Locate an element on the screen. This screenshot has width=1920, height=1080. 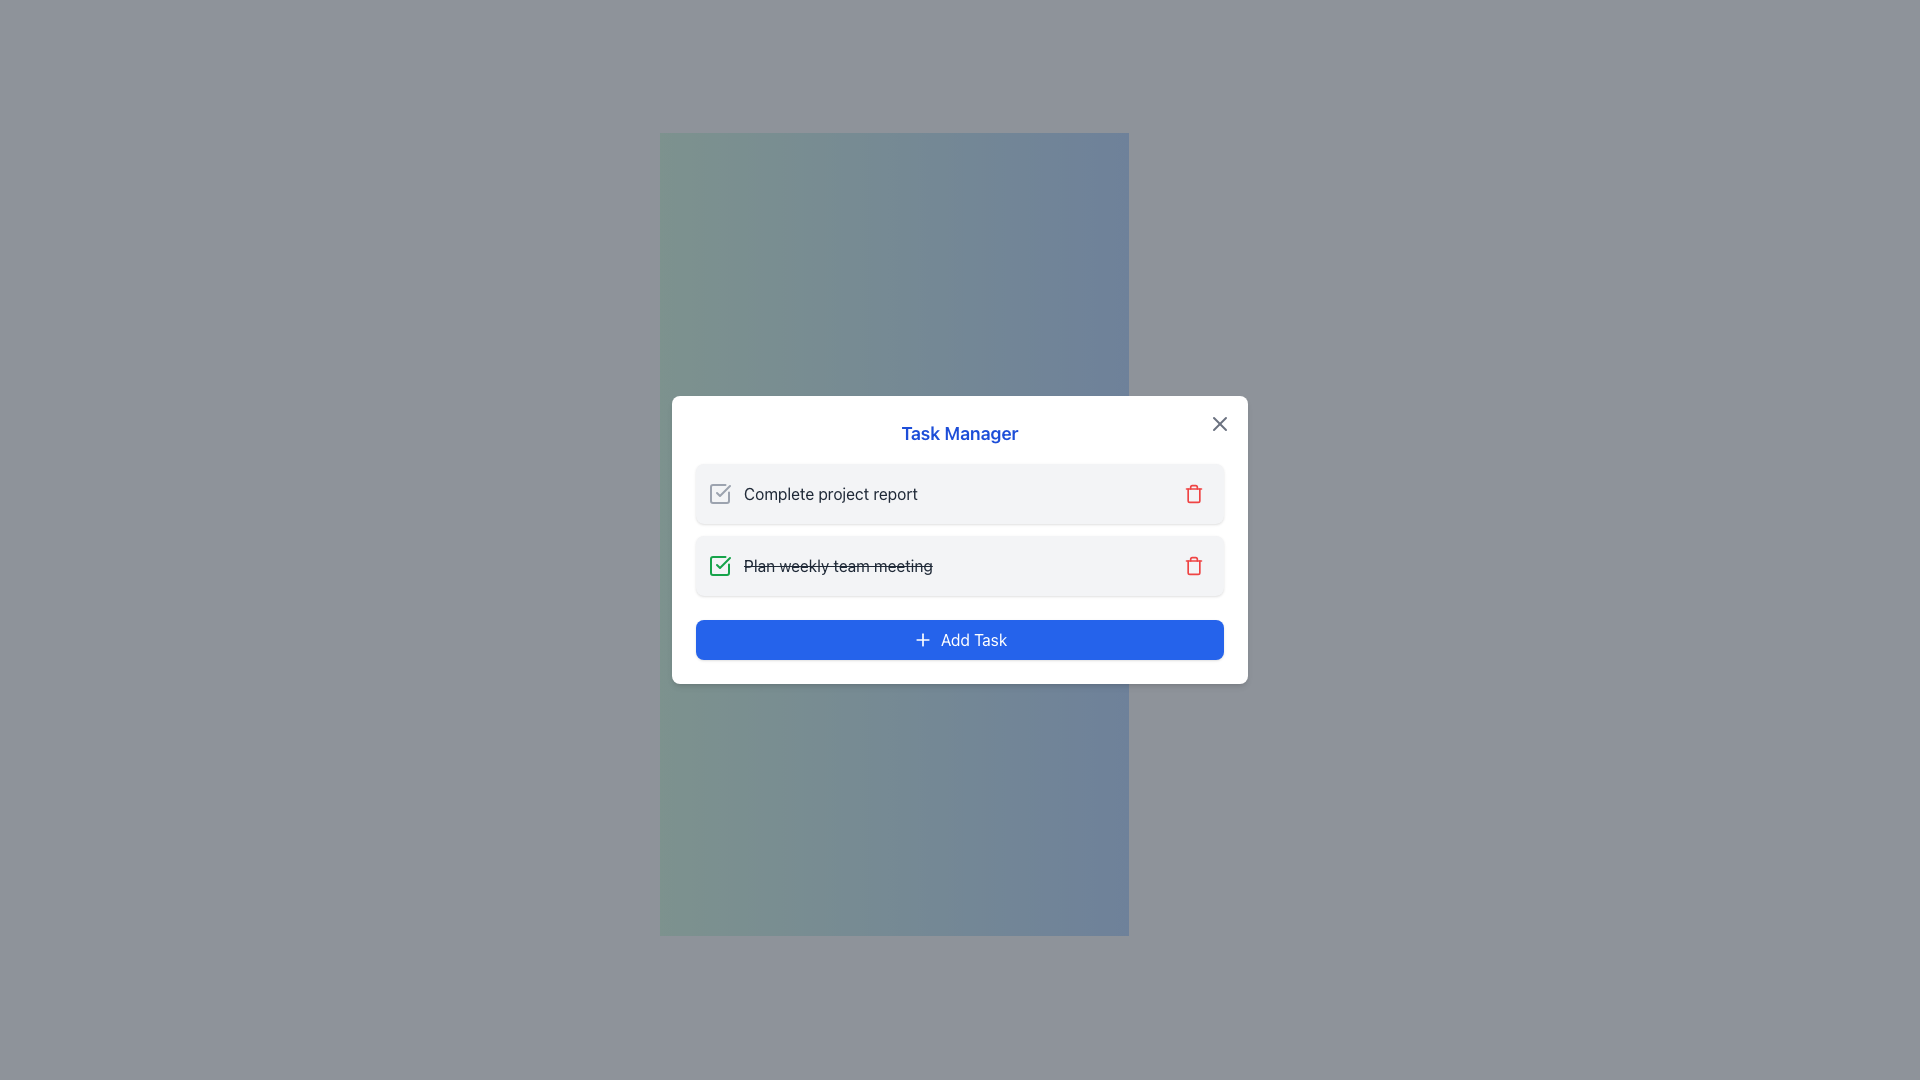
the 'Add Task' button located at the bottom-center of the 'Task Manager' dialog box is located at coordinates (960, 640).